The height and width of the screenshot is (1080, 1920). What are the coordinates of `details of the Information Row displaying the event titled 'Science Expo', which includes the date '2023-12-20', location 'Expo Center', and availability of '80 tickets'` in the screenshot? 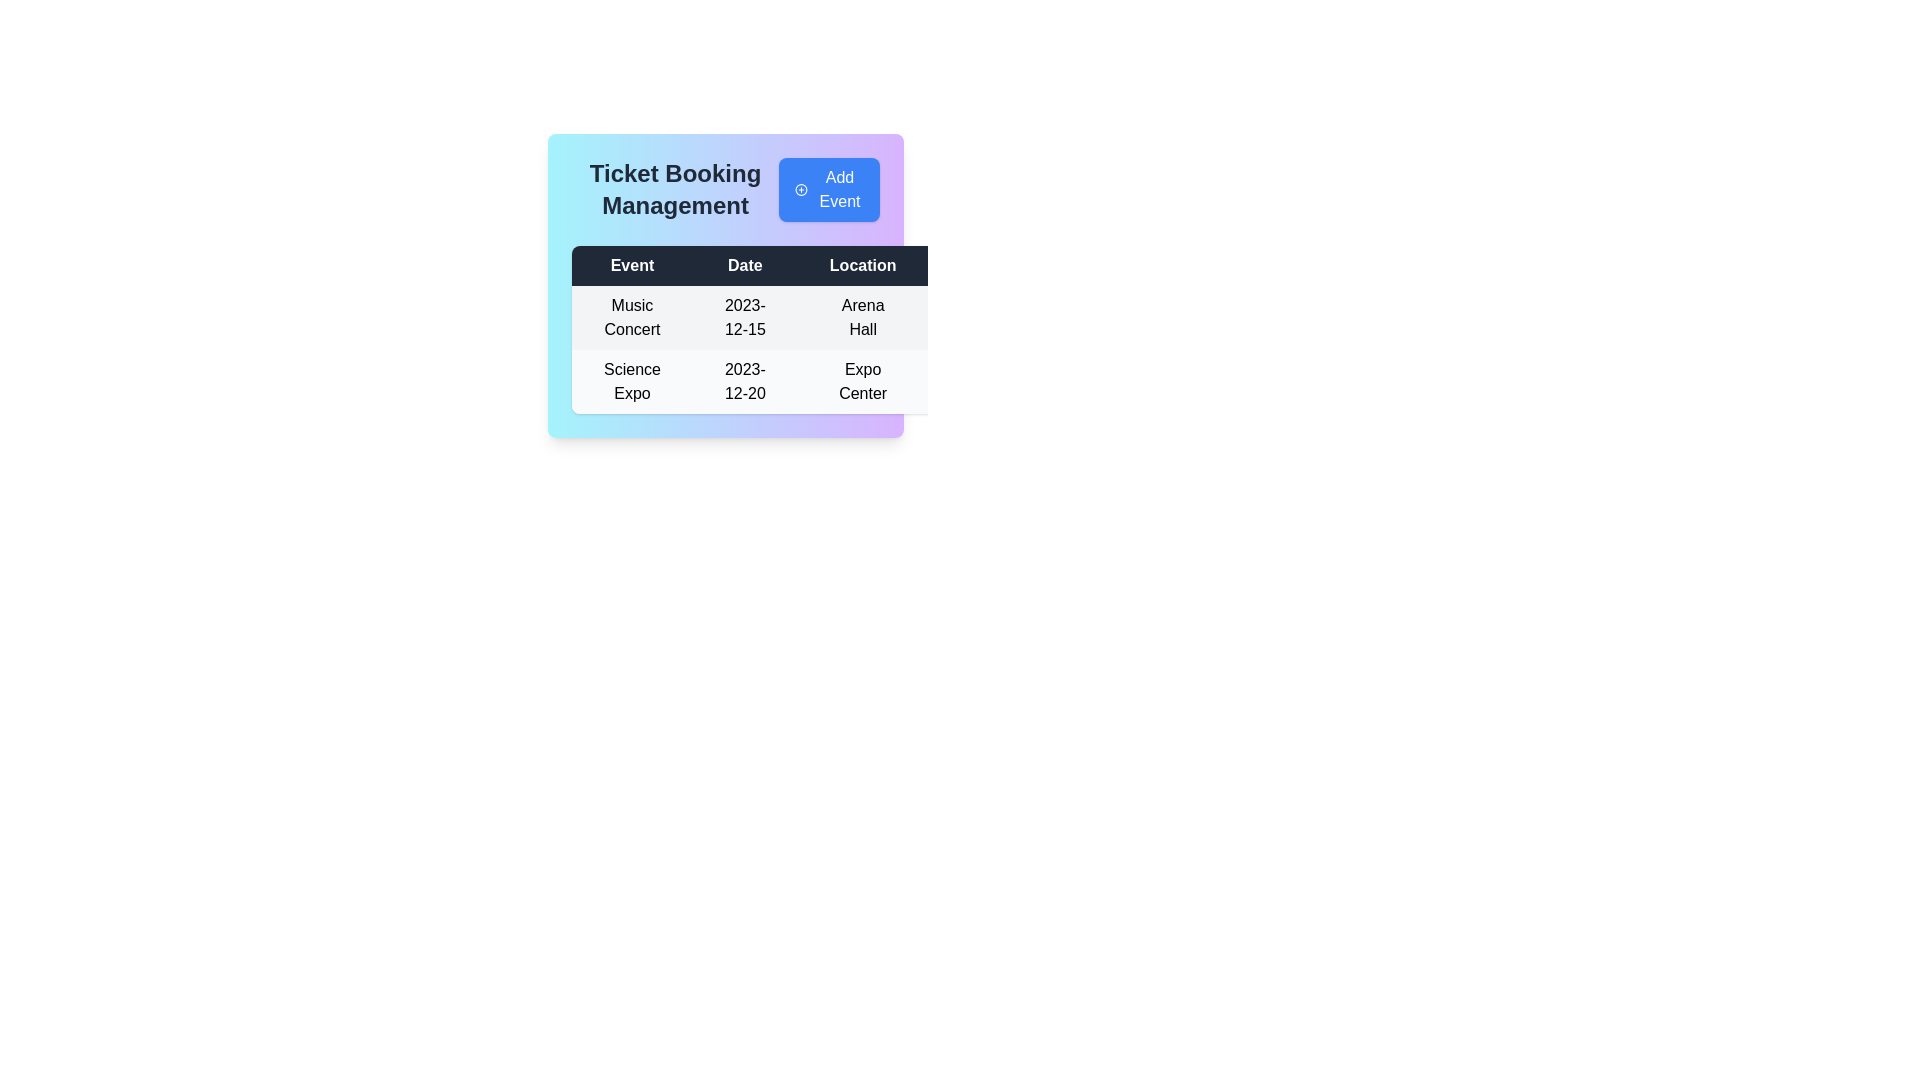 It's located at (902, 381).